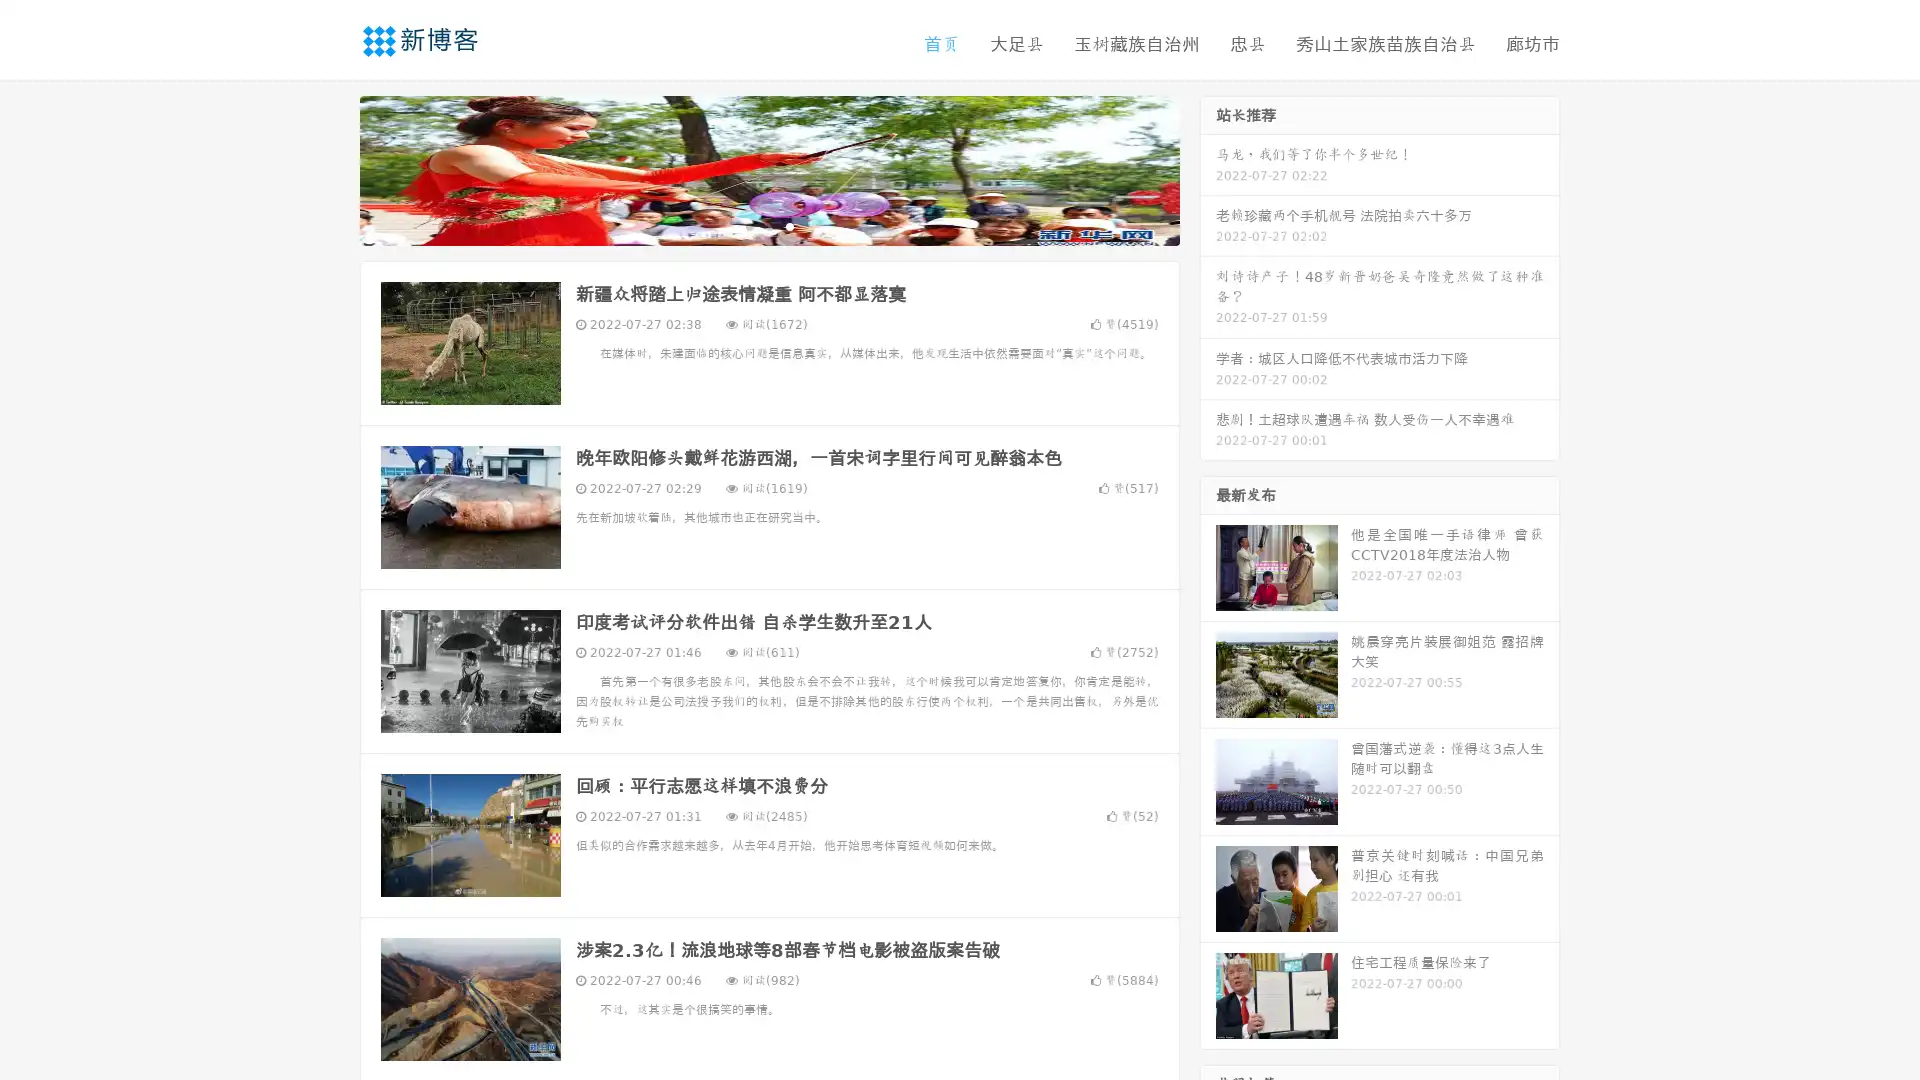 The image size is (1920, 1080). What do you see at coordinates (768, 225) in the screenshot?
I see `Go to slide 2` at bounding box center [768, 225].